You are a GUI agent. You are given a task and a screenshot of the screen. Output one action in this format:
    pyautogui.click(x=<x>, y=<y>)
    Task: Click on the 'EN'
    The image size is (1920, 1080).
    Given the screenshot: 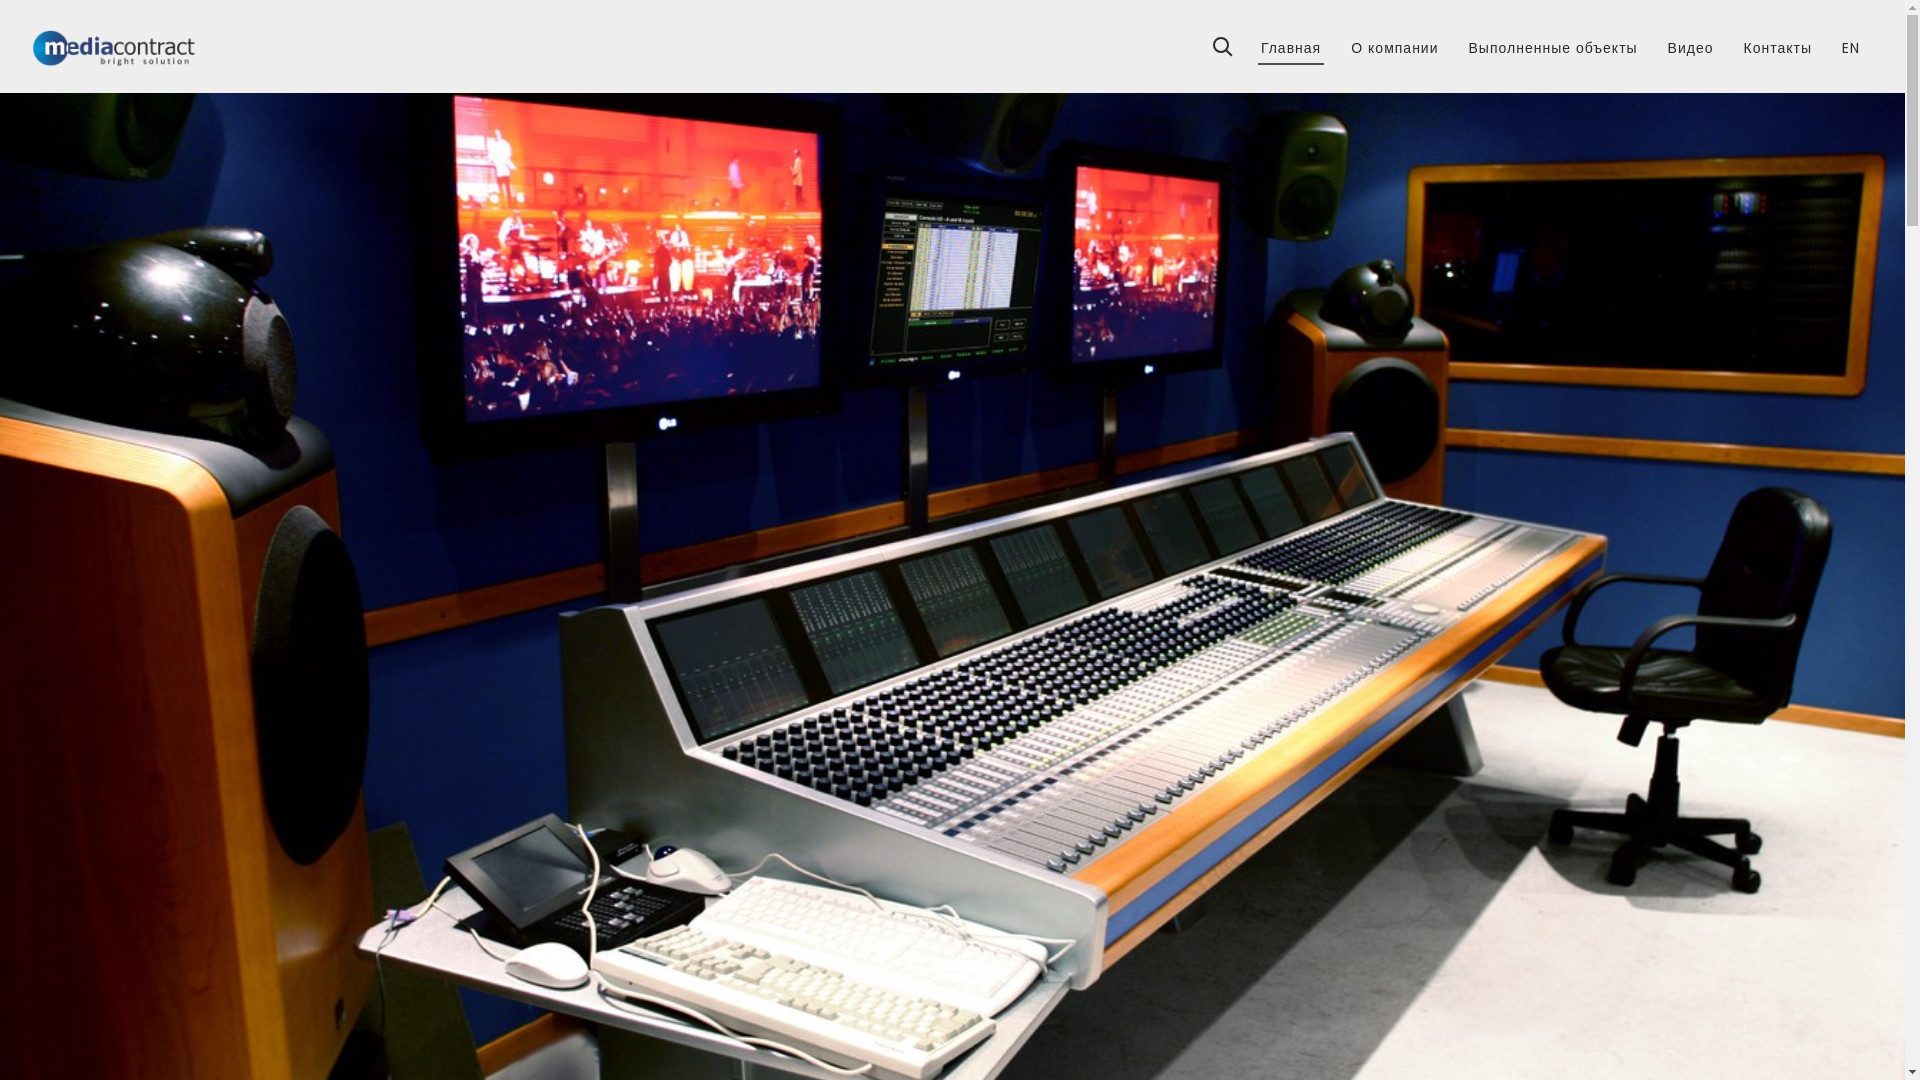 What is the action you would take?
    pyautogui.click(x=1850, y=41)
    